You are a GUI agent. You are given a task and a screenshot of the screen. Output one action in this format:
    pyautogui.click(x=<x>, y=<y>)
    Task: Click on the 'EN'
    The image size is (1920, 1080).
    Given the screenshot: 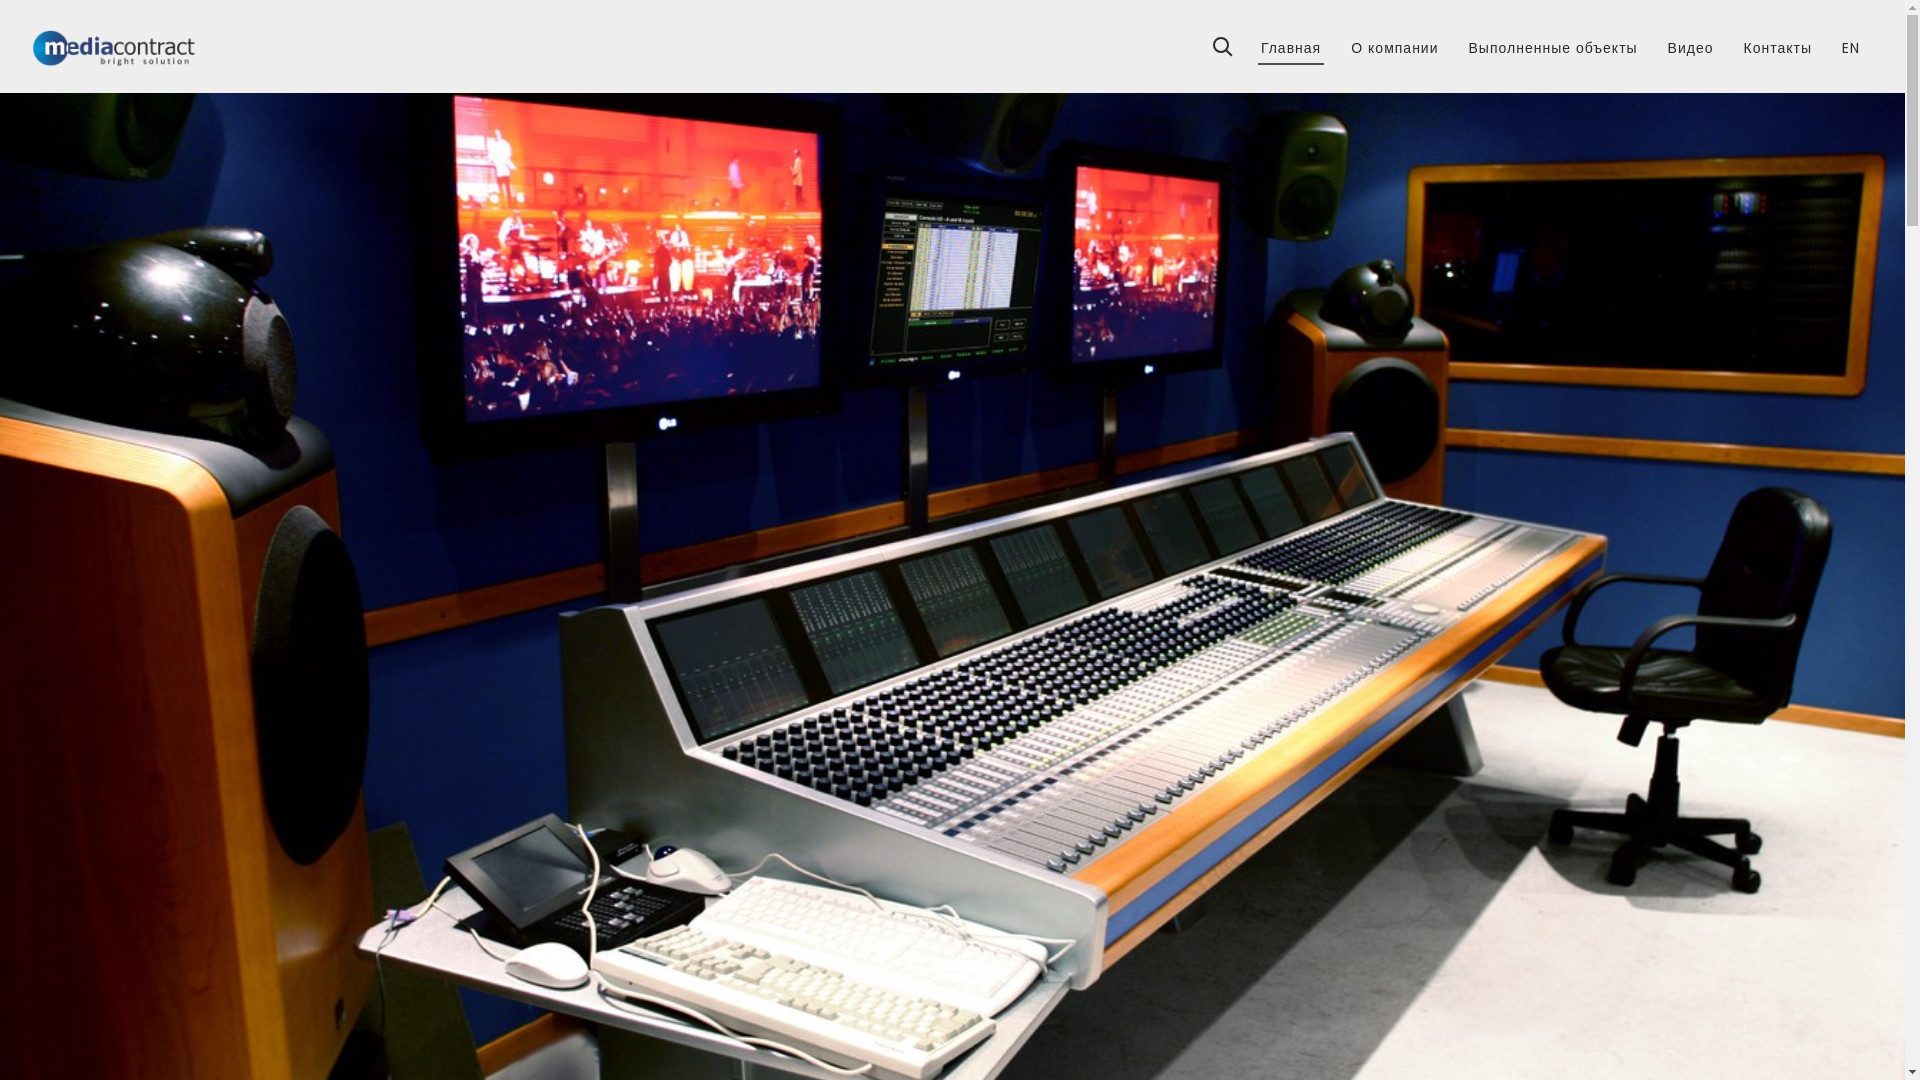 What is the action you would take?
    pyautogui.click(x=1850, y=41)
    